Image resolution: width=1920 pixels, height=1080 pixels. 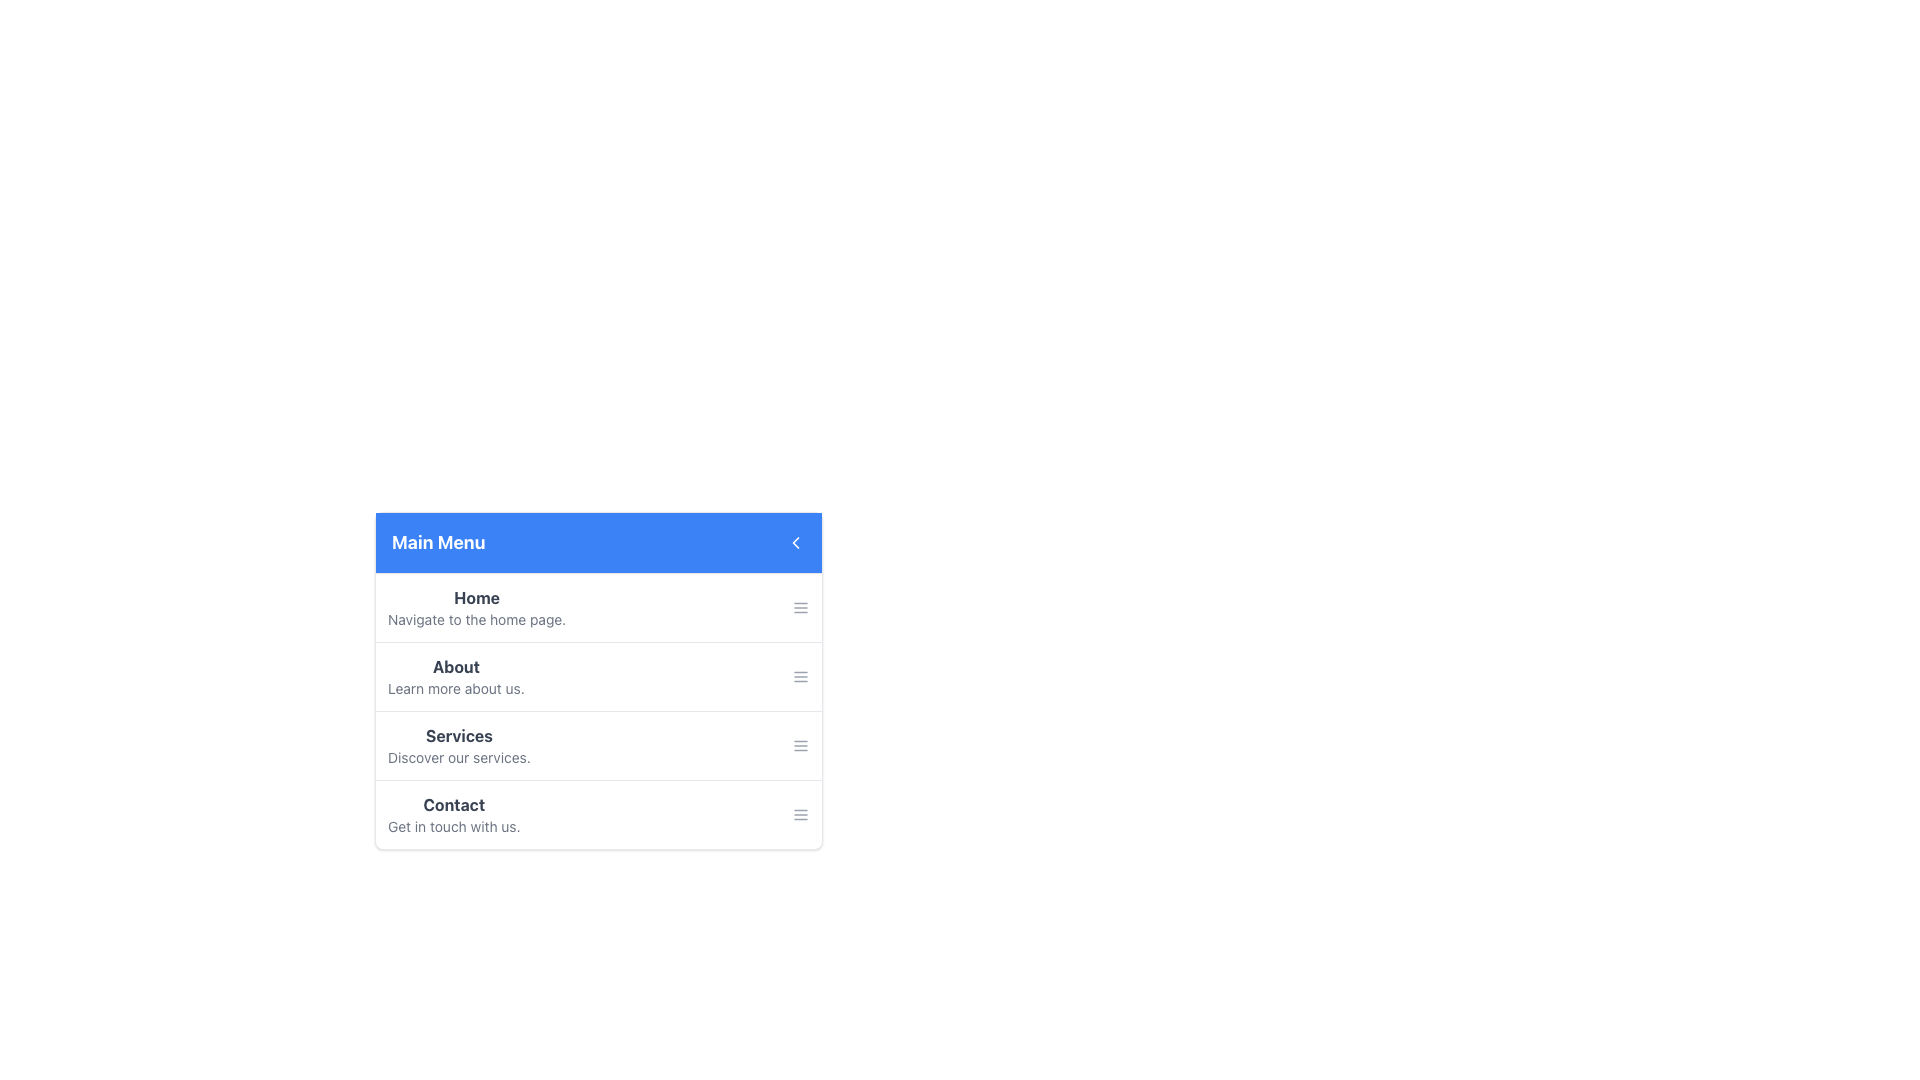 What do you see at coordinates (455, 676) in the screenshot?
I see `information displayed in the 'About' text label, which consists of a bold title and a descriptive text in a modern sans-serif font` at bounding box center [455, 676].